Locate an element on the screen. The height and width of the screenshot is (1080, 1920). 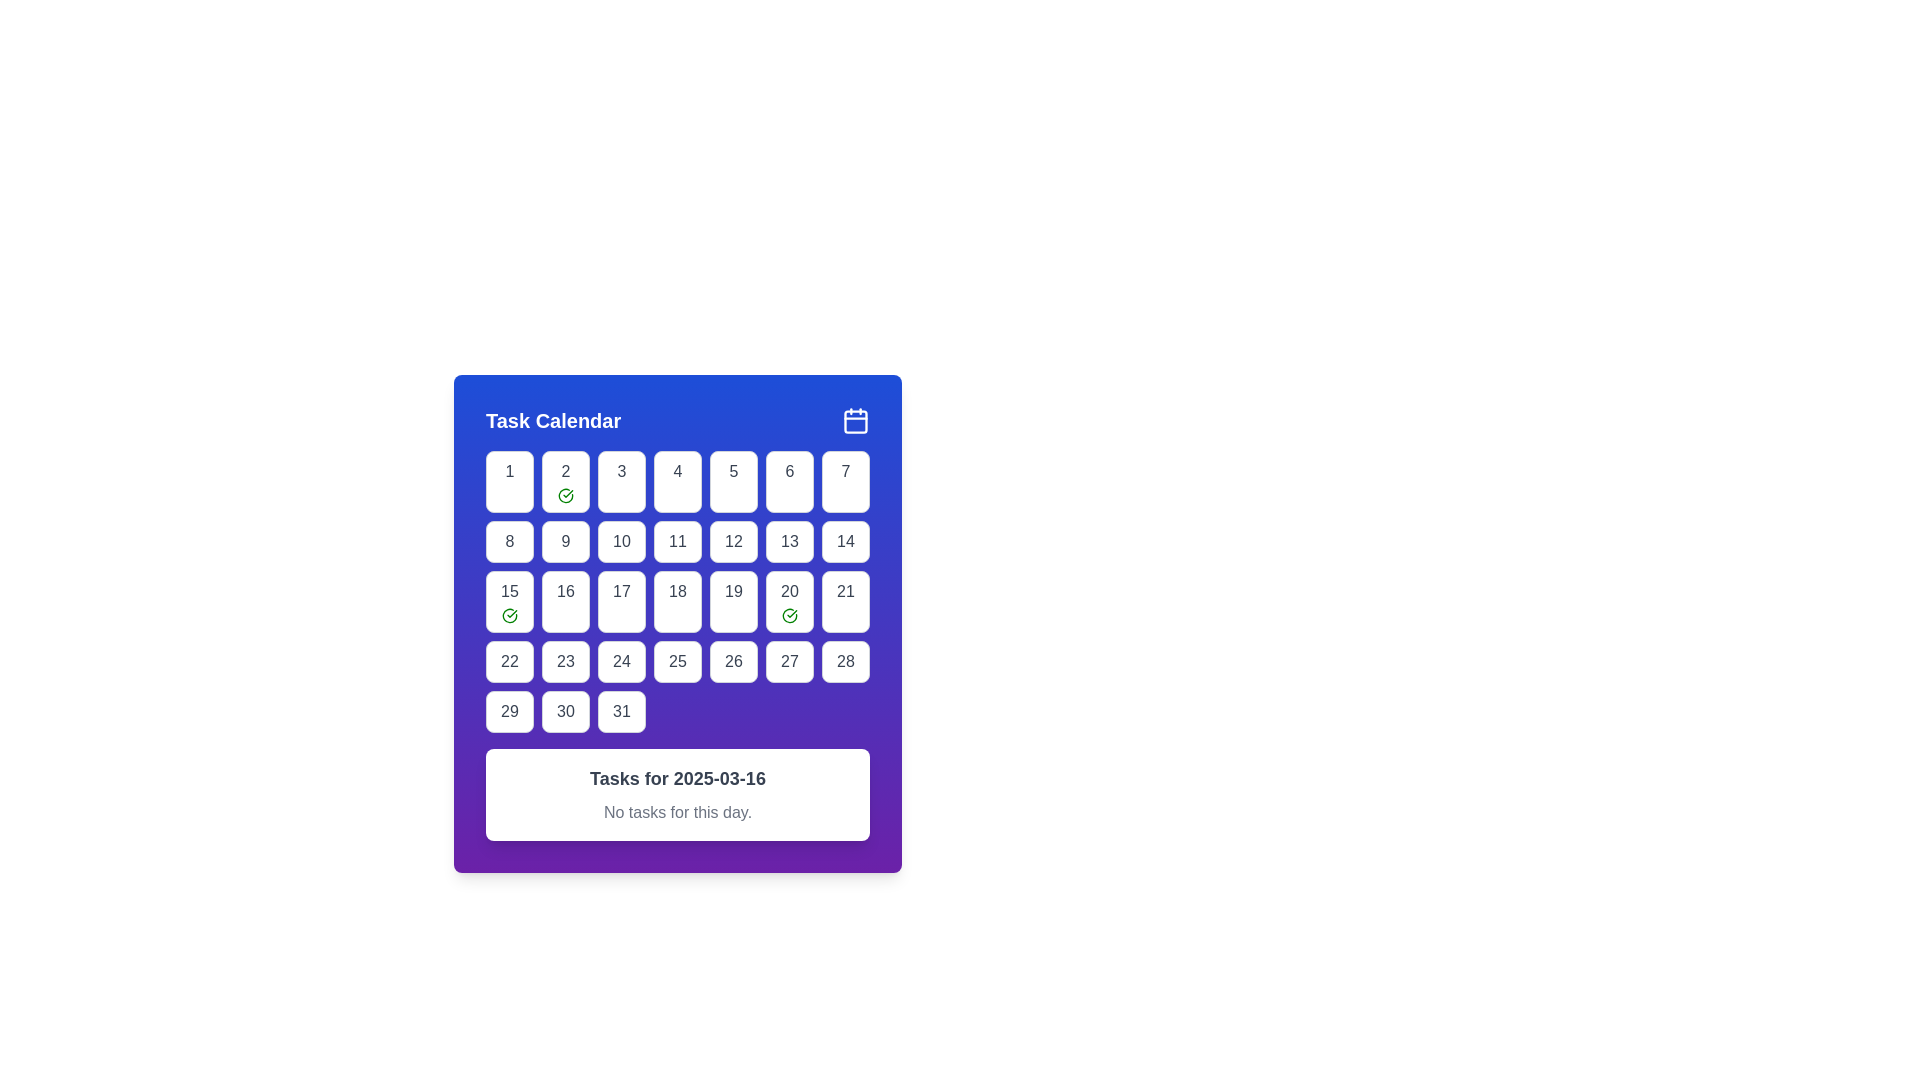
the button-like text element displaying the number '28' is located at coordinates (845, 662).